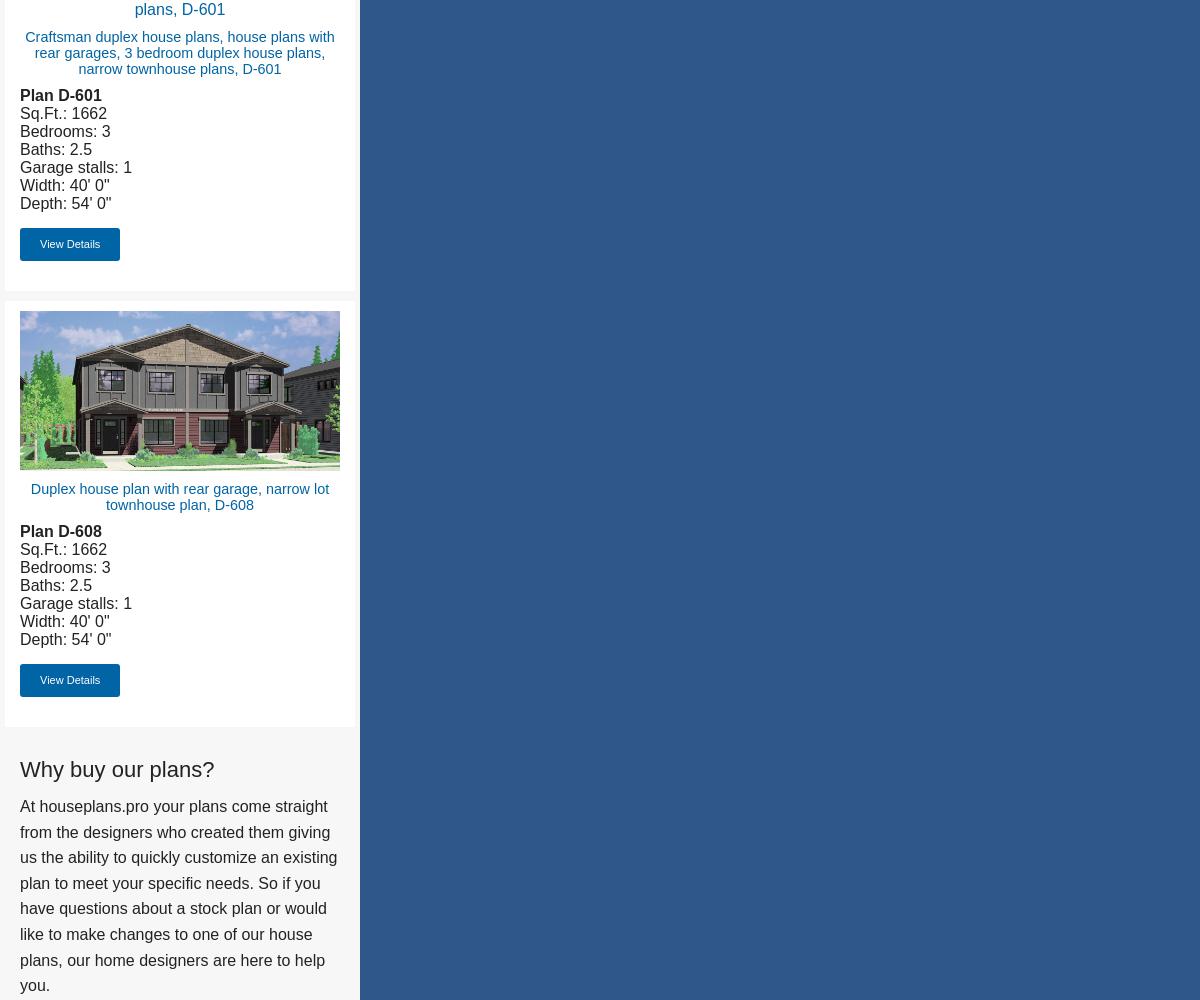  What do you see at coordinates (177, 896) in the screenshot?
I see `'At houseplans.pro your plans come straight from the designers who created them giving us the ability to quickly customize an existing plan to meet your specific needs. So if you have questions about a stock plan or would like to make changes to one of our house plans, our home designers are here to help you.'` at bounding box center [177, 896].